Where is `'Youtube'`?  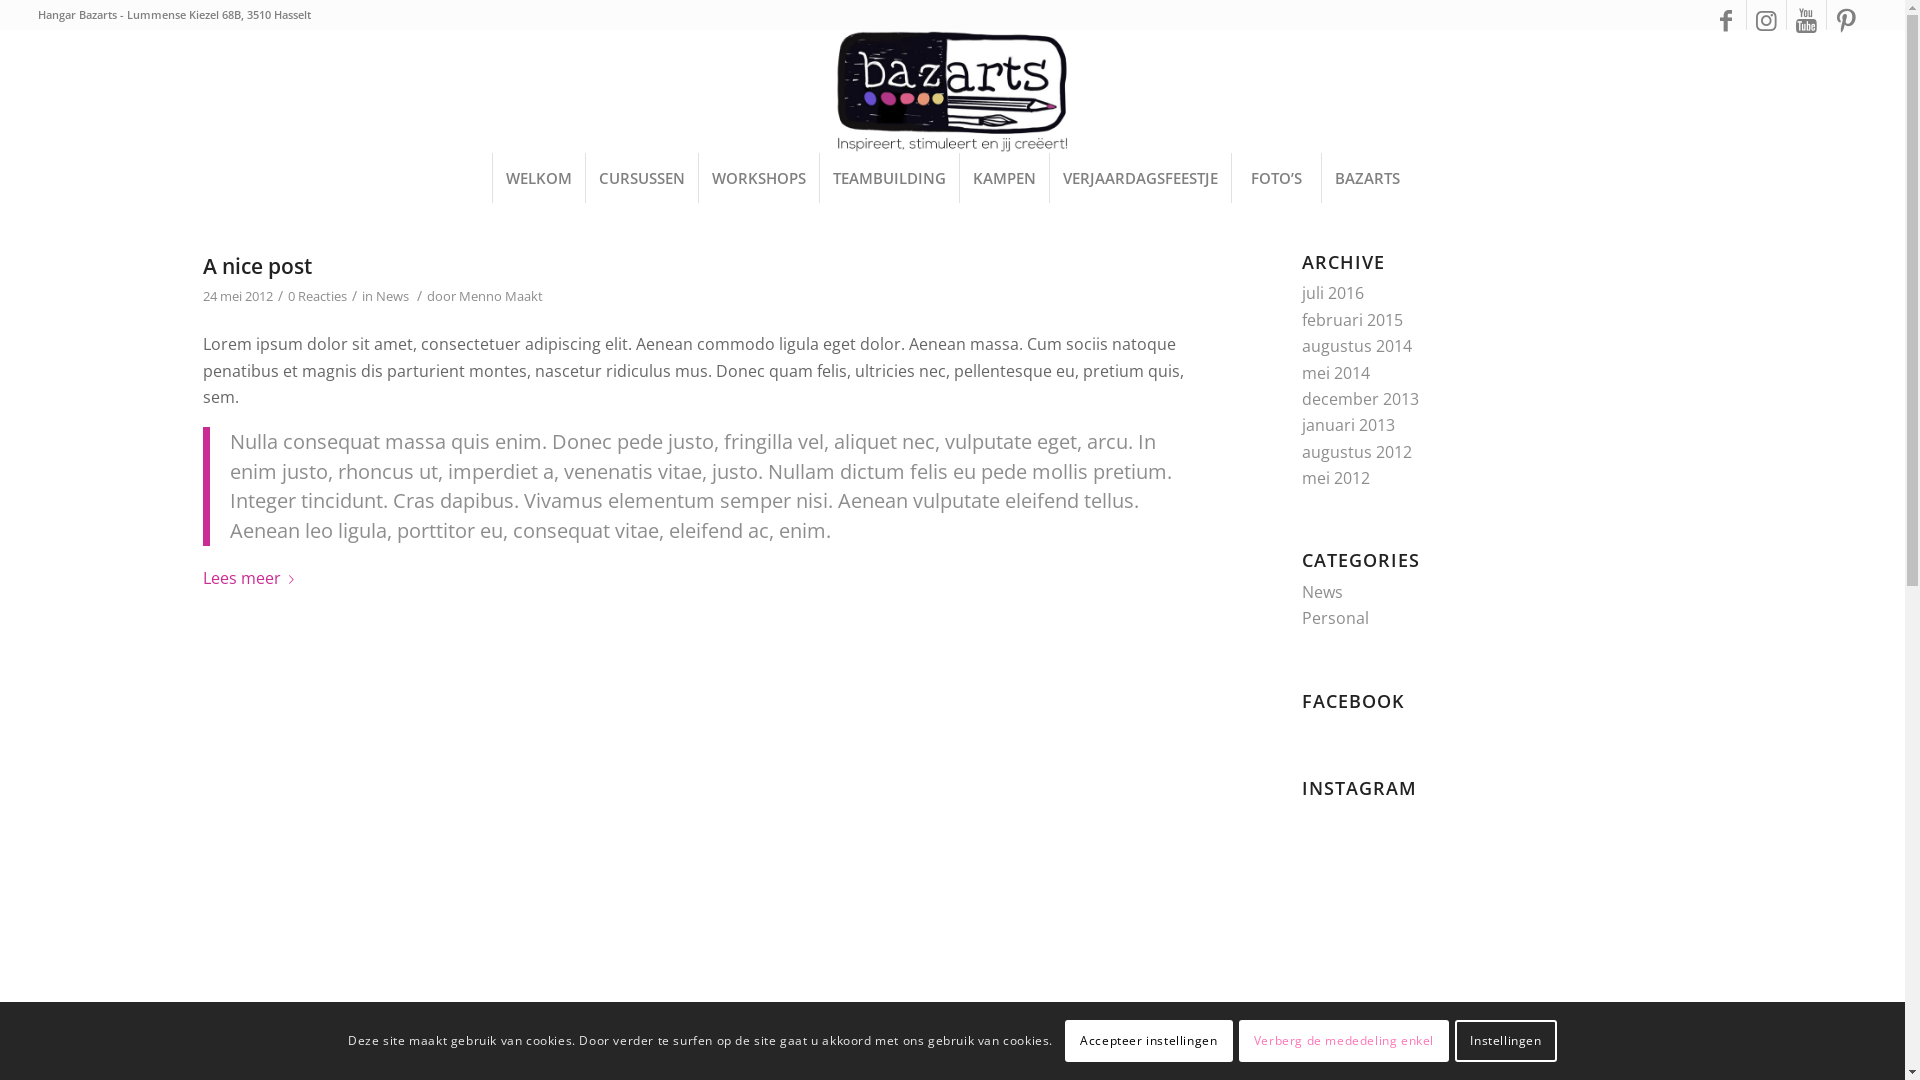 'Youtube' is located at coordinates (1806, 19).